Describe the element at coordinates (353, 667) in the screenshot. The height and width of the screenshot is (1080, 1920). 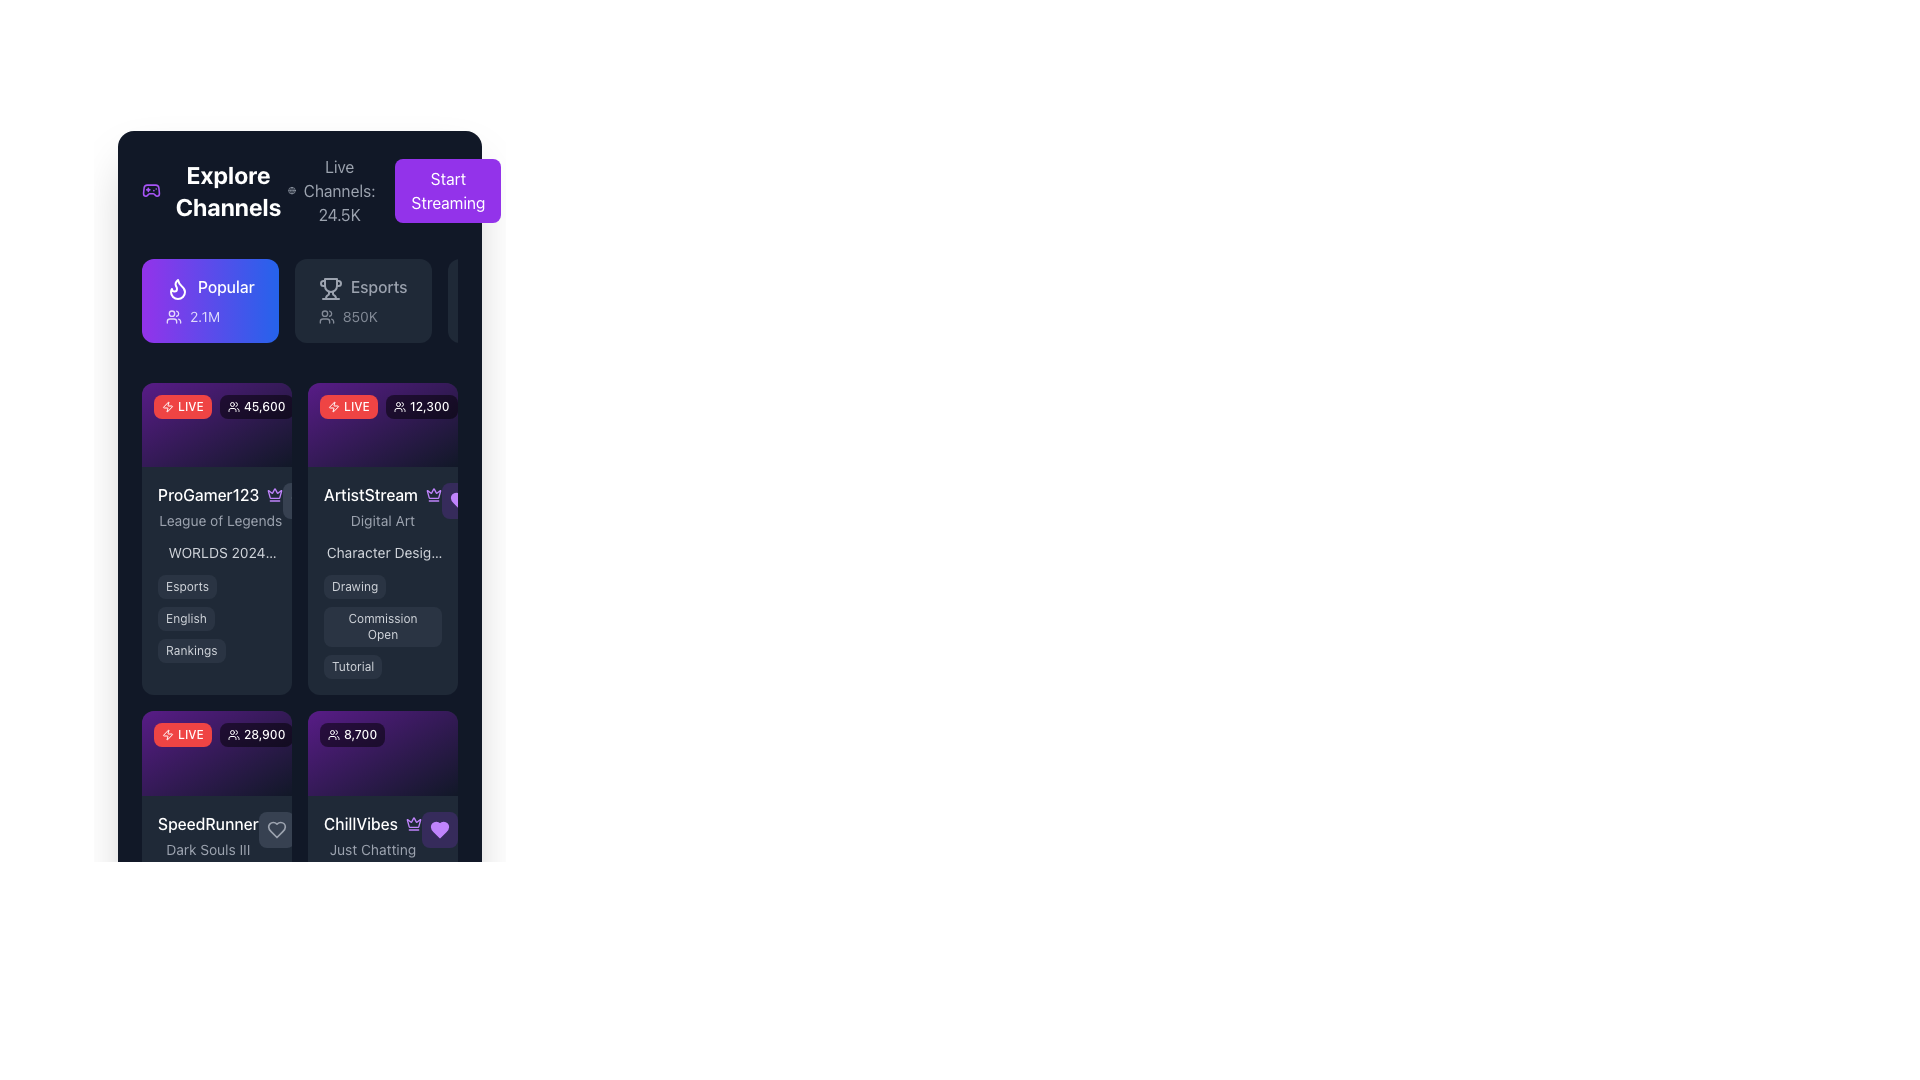
I see `the 'Tutorial' button, which is a rectangular button with light gray text on a dark gray background, located below the 'ArtistStream' section in a flexbox layout` at that location.